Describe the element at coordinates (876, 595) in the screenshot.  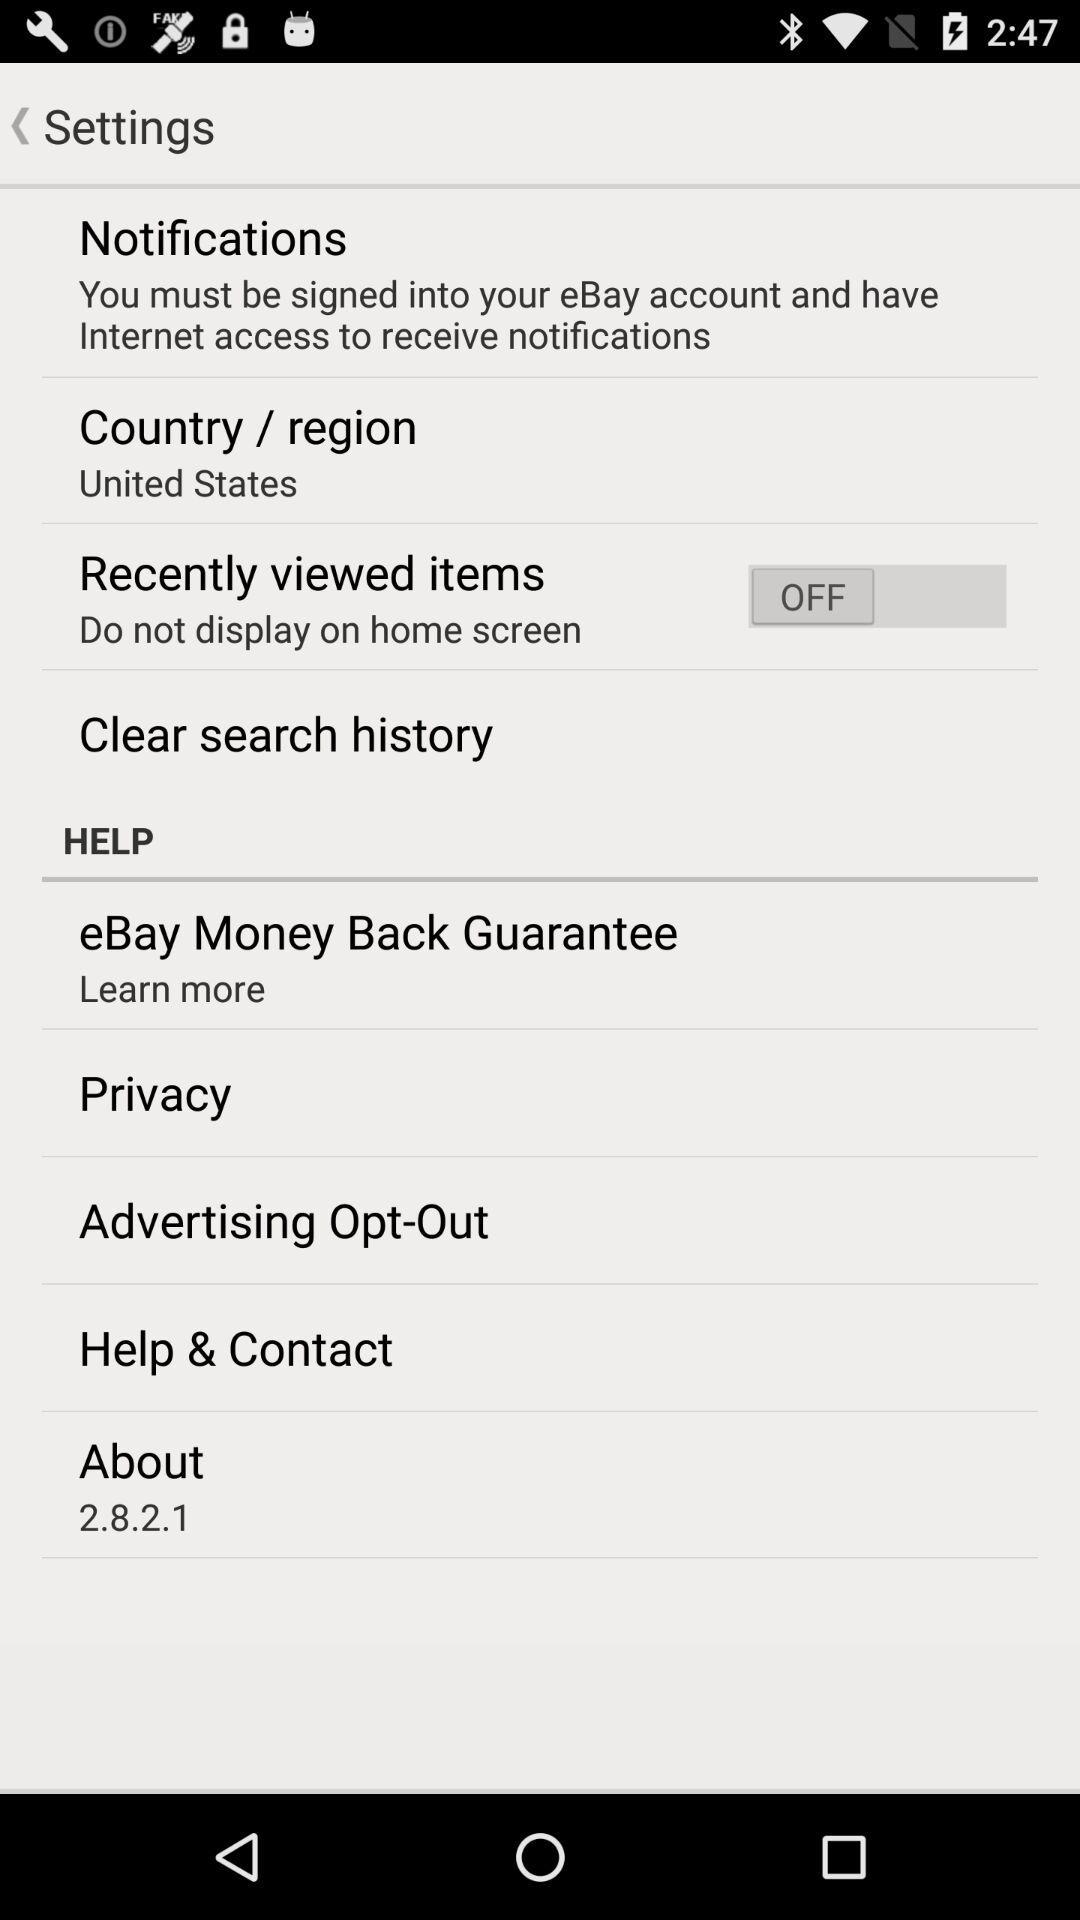
I see `the icon at the top right corner` at that location.